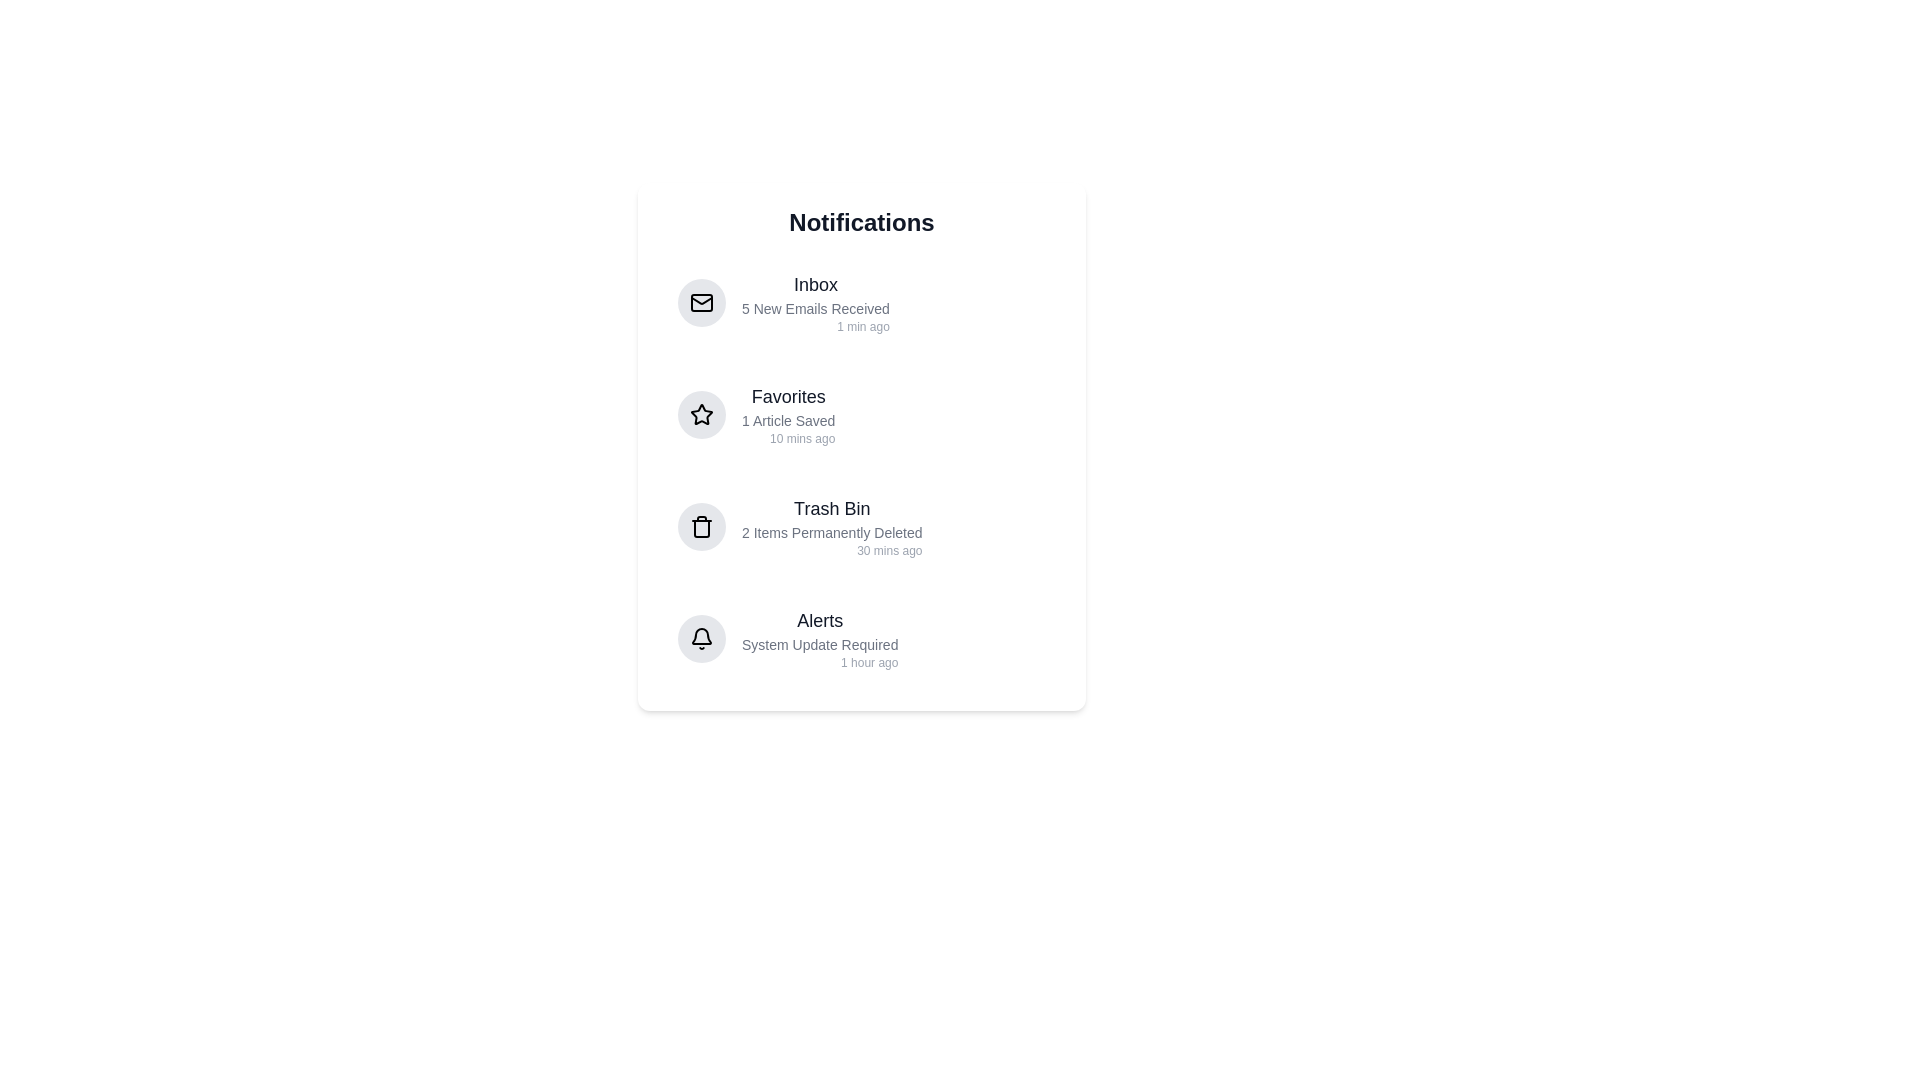 The image size is (1920, 1080). What do you see at coordinates (862, 639) in the screenshot?
I see `the notification Alerts to see its hover effect` at bounding box center [862, 639].